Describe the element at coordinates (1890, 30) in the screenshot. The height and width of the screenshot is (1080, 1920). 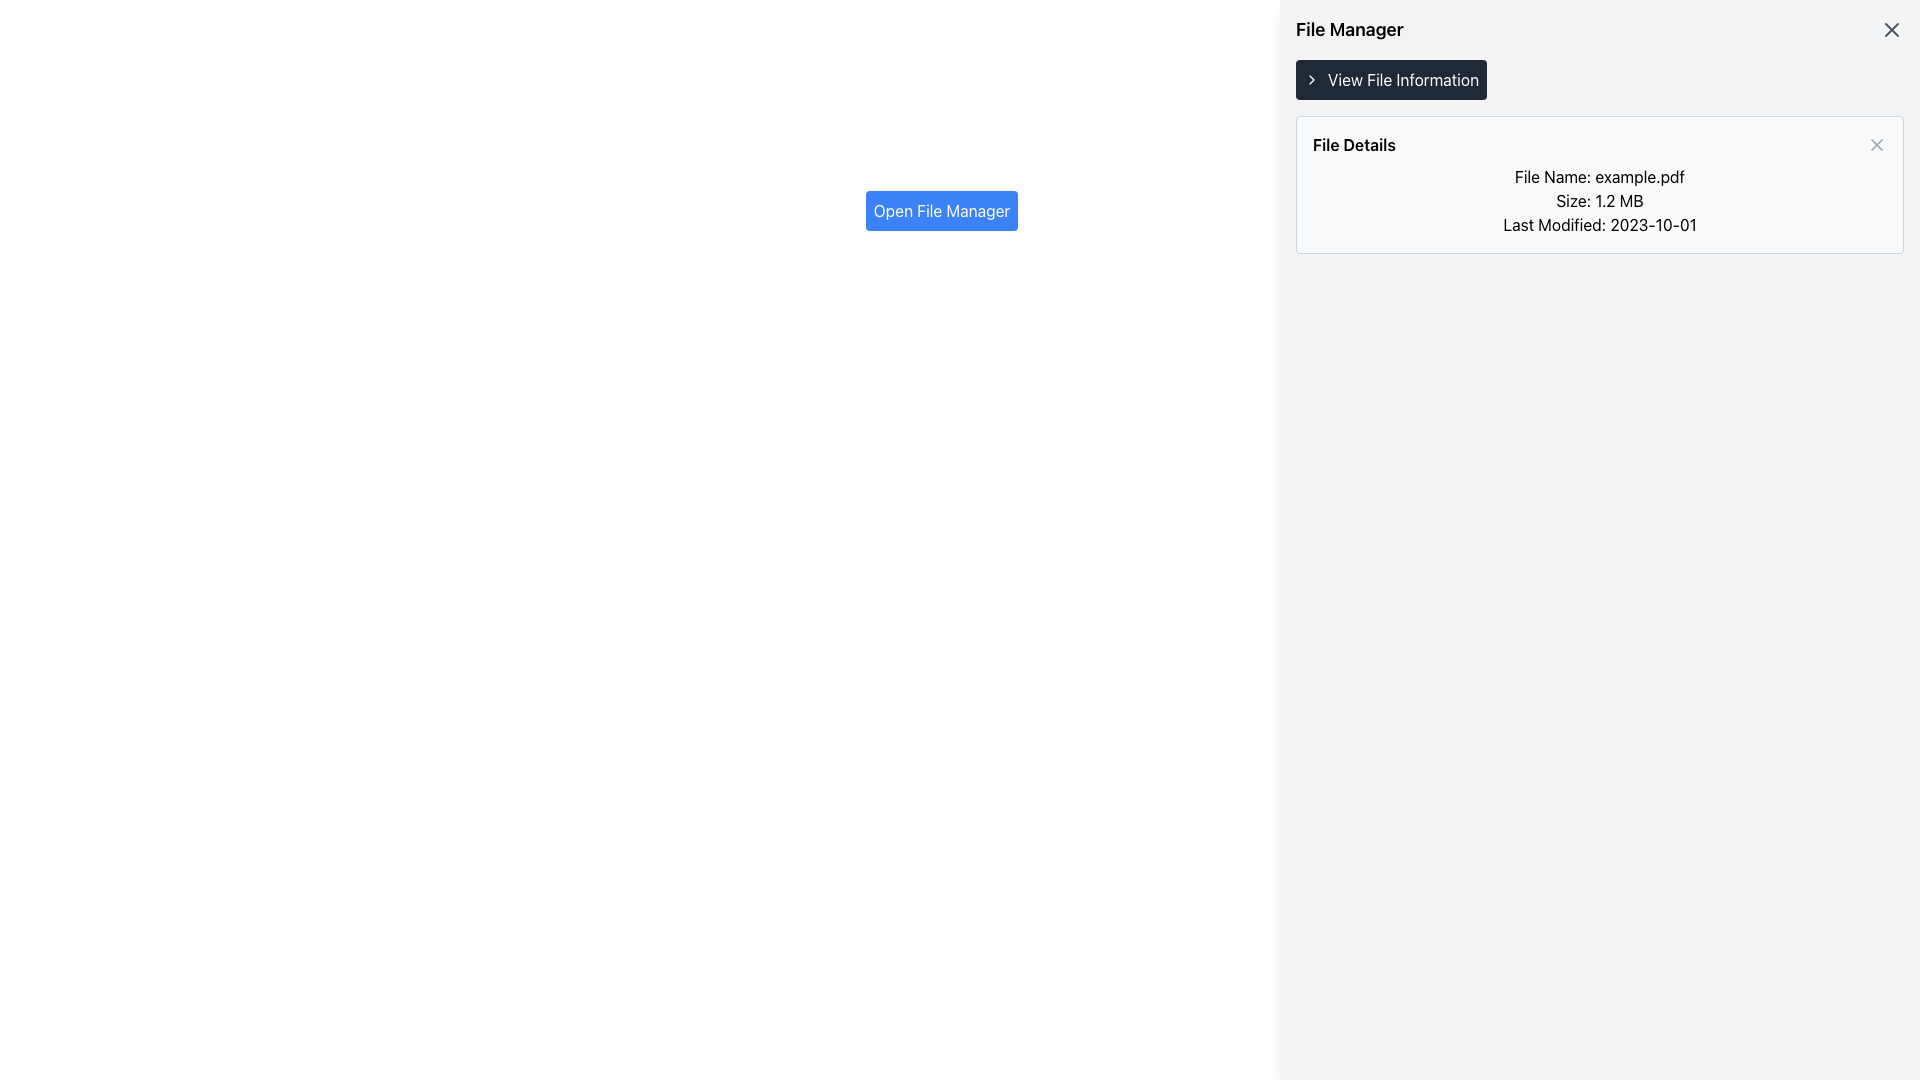
I see `the close icon represented by an 'X' in the top-right corner of the file detail overlay` at that location.